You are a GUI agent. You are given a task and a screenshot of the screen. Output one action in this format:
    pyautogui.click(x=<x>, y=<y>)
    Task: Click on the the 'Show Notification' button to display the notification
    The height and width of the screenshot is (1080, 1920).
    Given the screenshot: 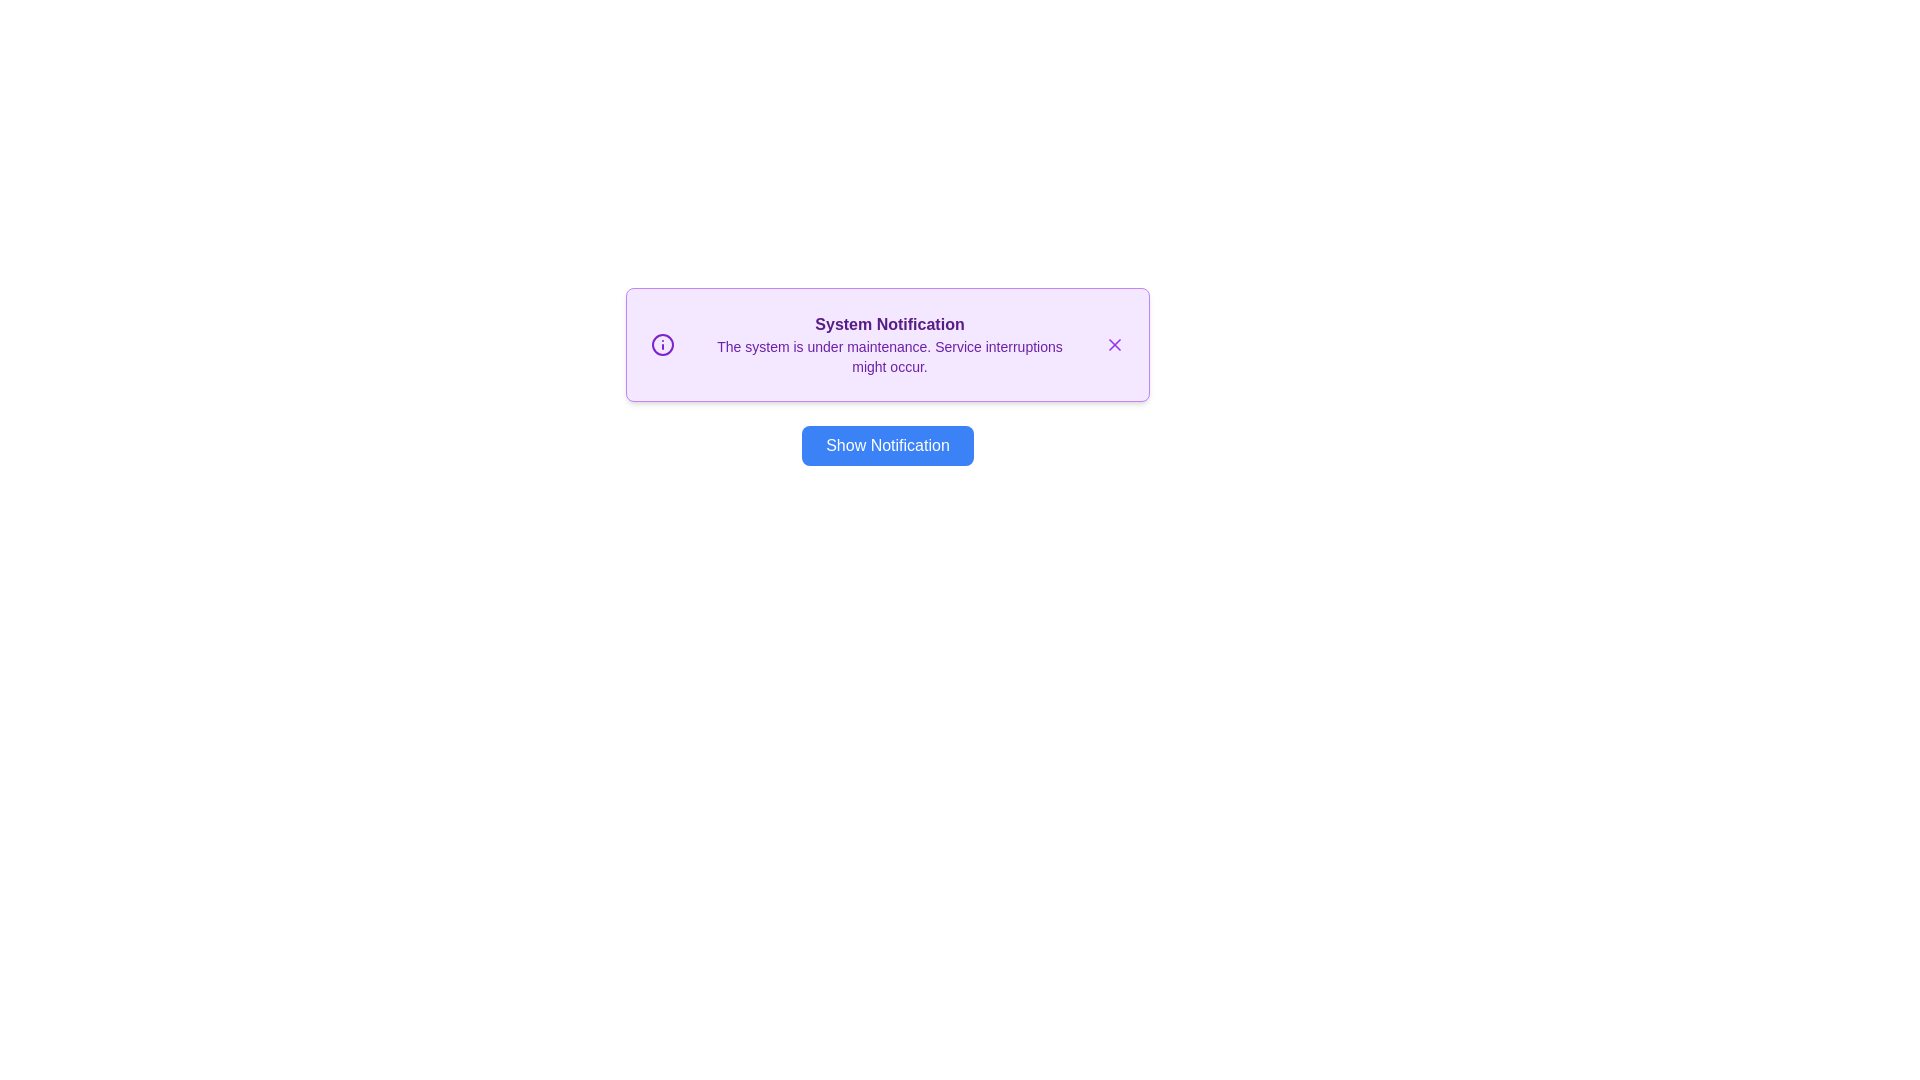 What is the action you would take?
    pyautogui.click(x=887, y=445)
    